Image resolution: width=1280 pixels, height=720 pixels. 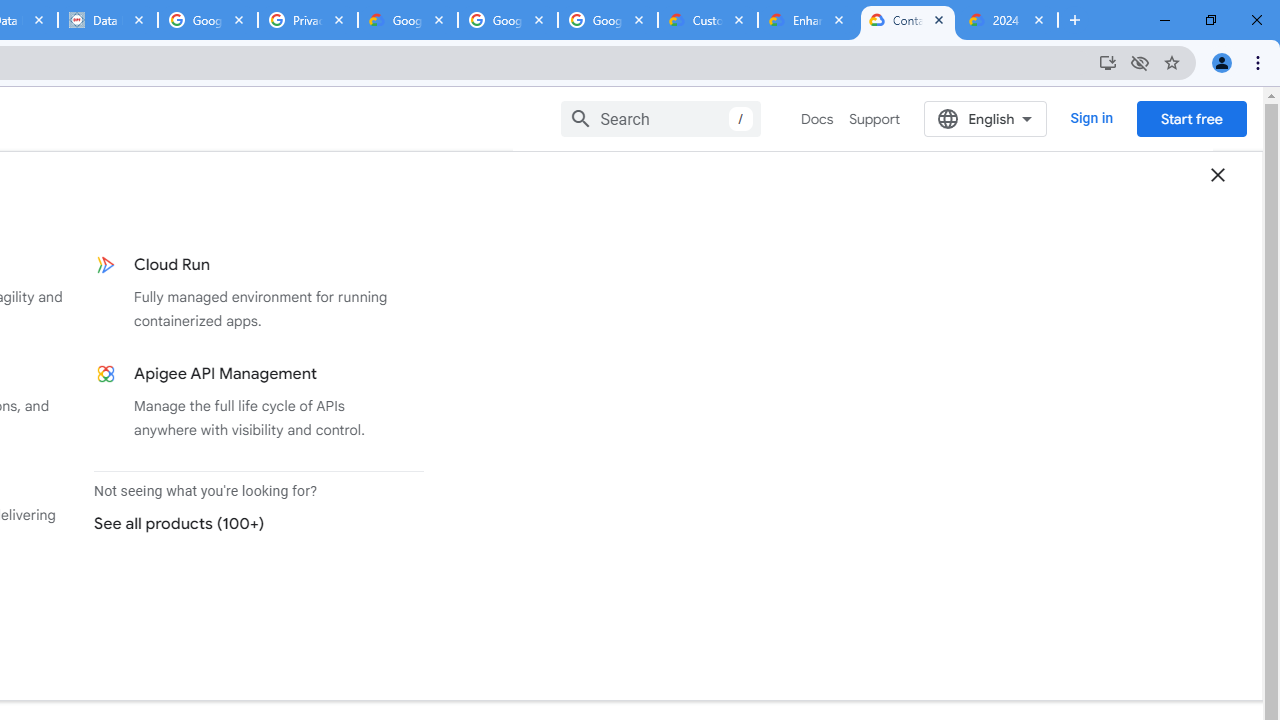 What do you see at coordinates (985, 118) in the screenshot?
I see `'English'` at bounding box center [985, 118].